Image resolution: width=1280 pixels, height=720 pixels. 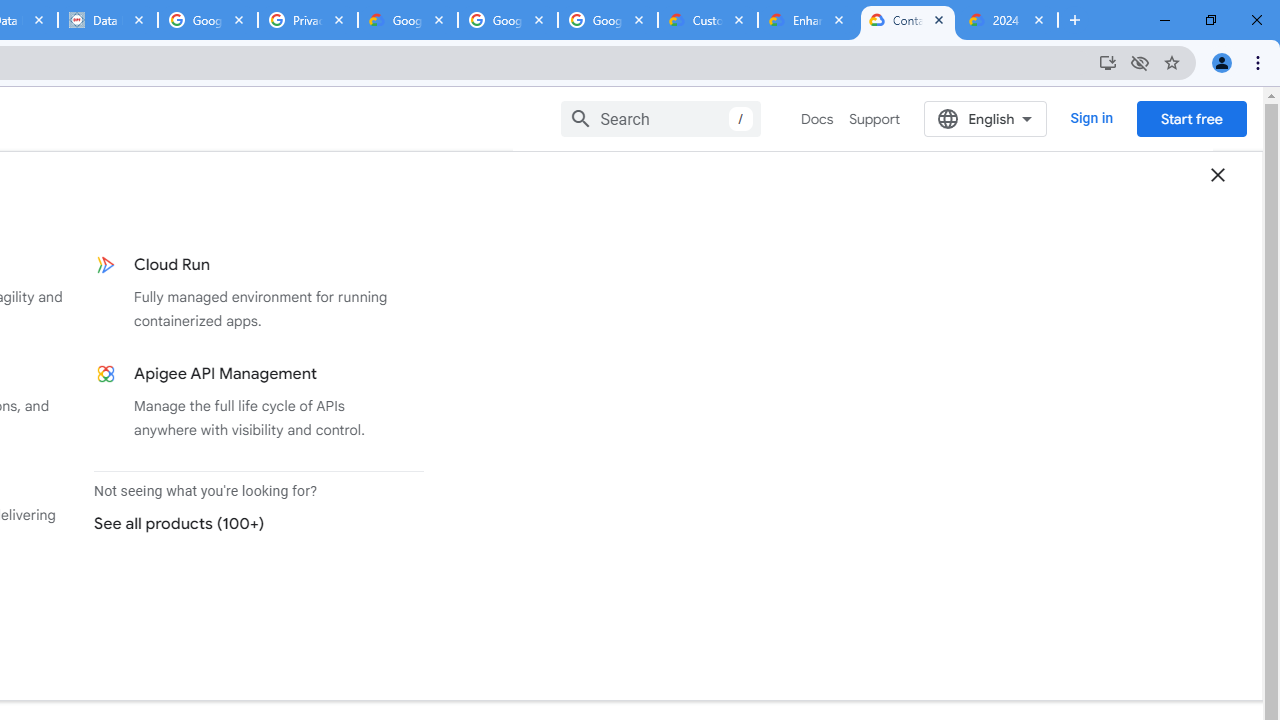 What do you see at coordinates (985, 118) in the screenshot?
I see `'English'` at bounding box center [985, 118].